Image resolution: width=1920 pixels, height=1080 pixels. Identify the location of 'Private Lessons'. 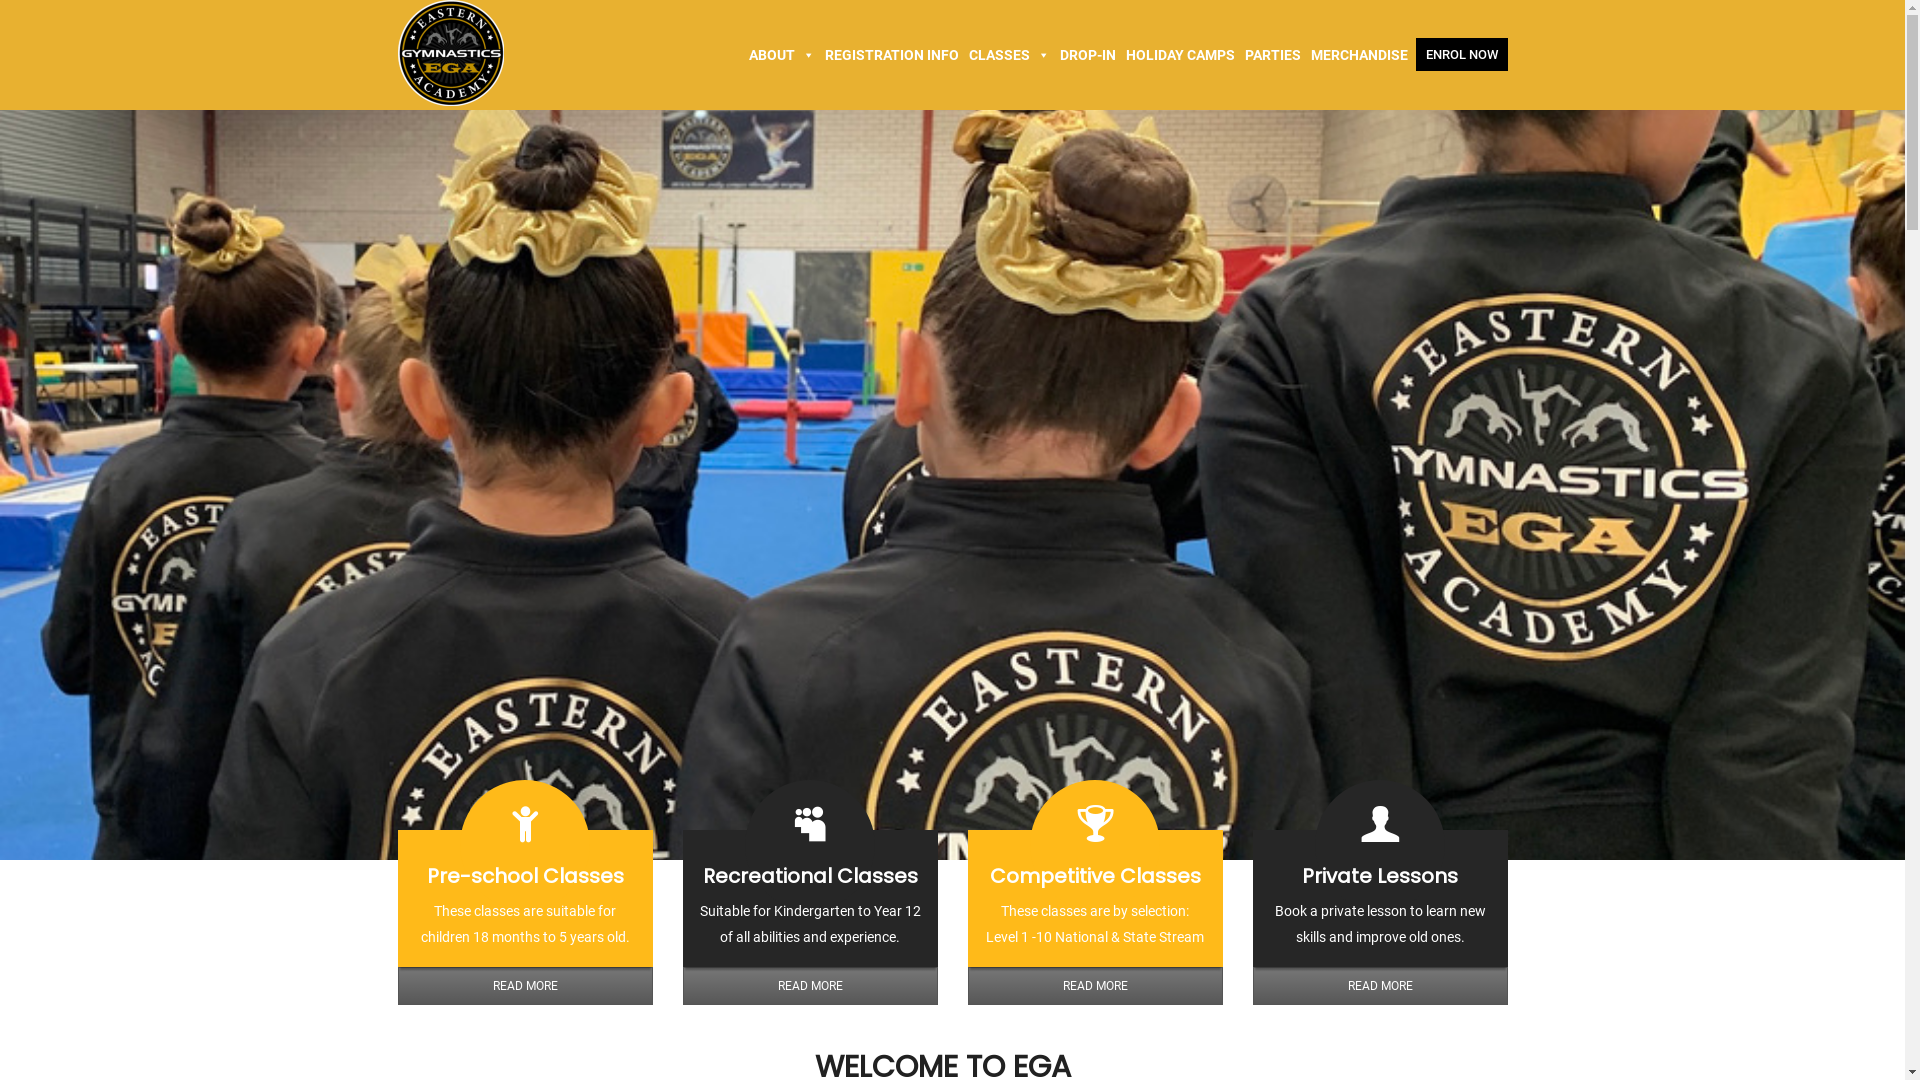
(1379, 874).